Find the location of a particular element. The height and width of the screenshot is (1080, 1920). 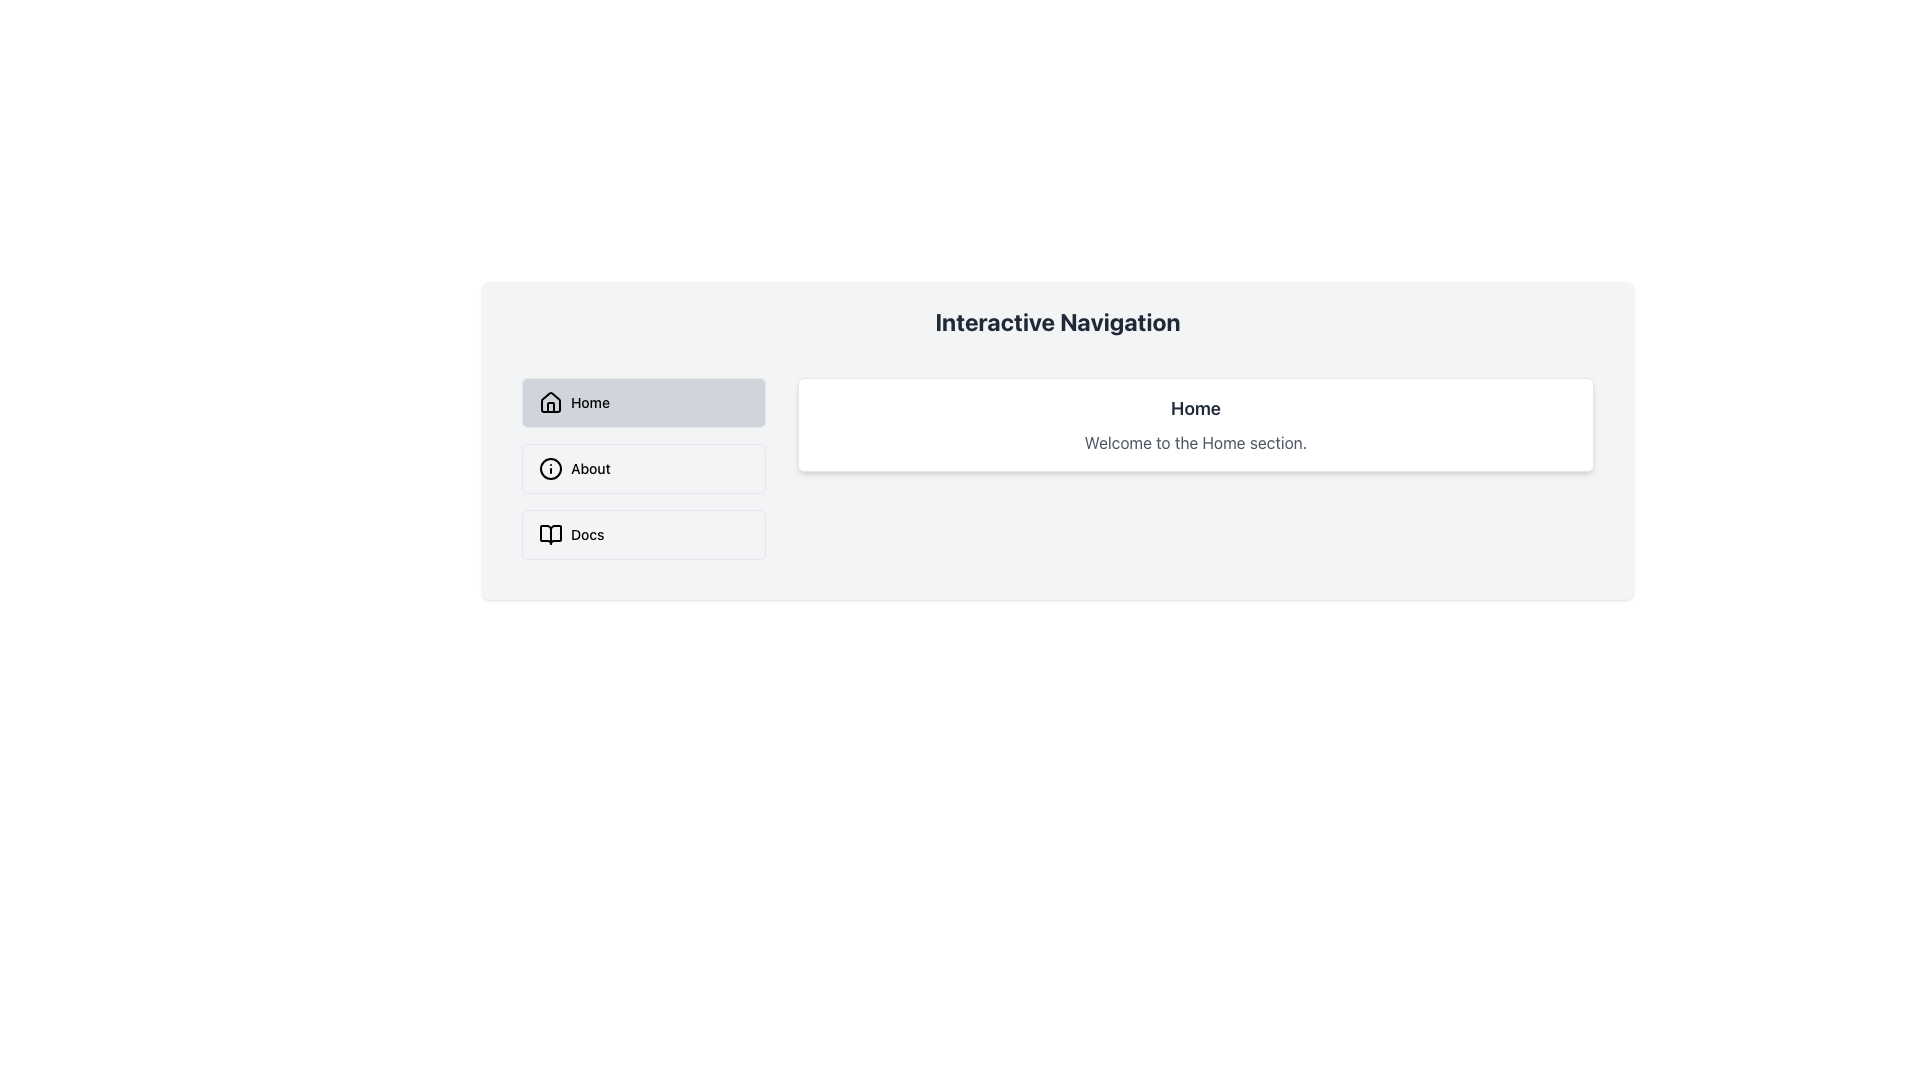

the 'About' navigation button, which is the second item in the vertical stack of navigation options, positioned between 'Home' and 'Docs' is located at coordinates (643, 469).